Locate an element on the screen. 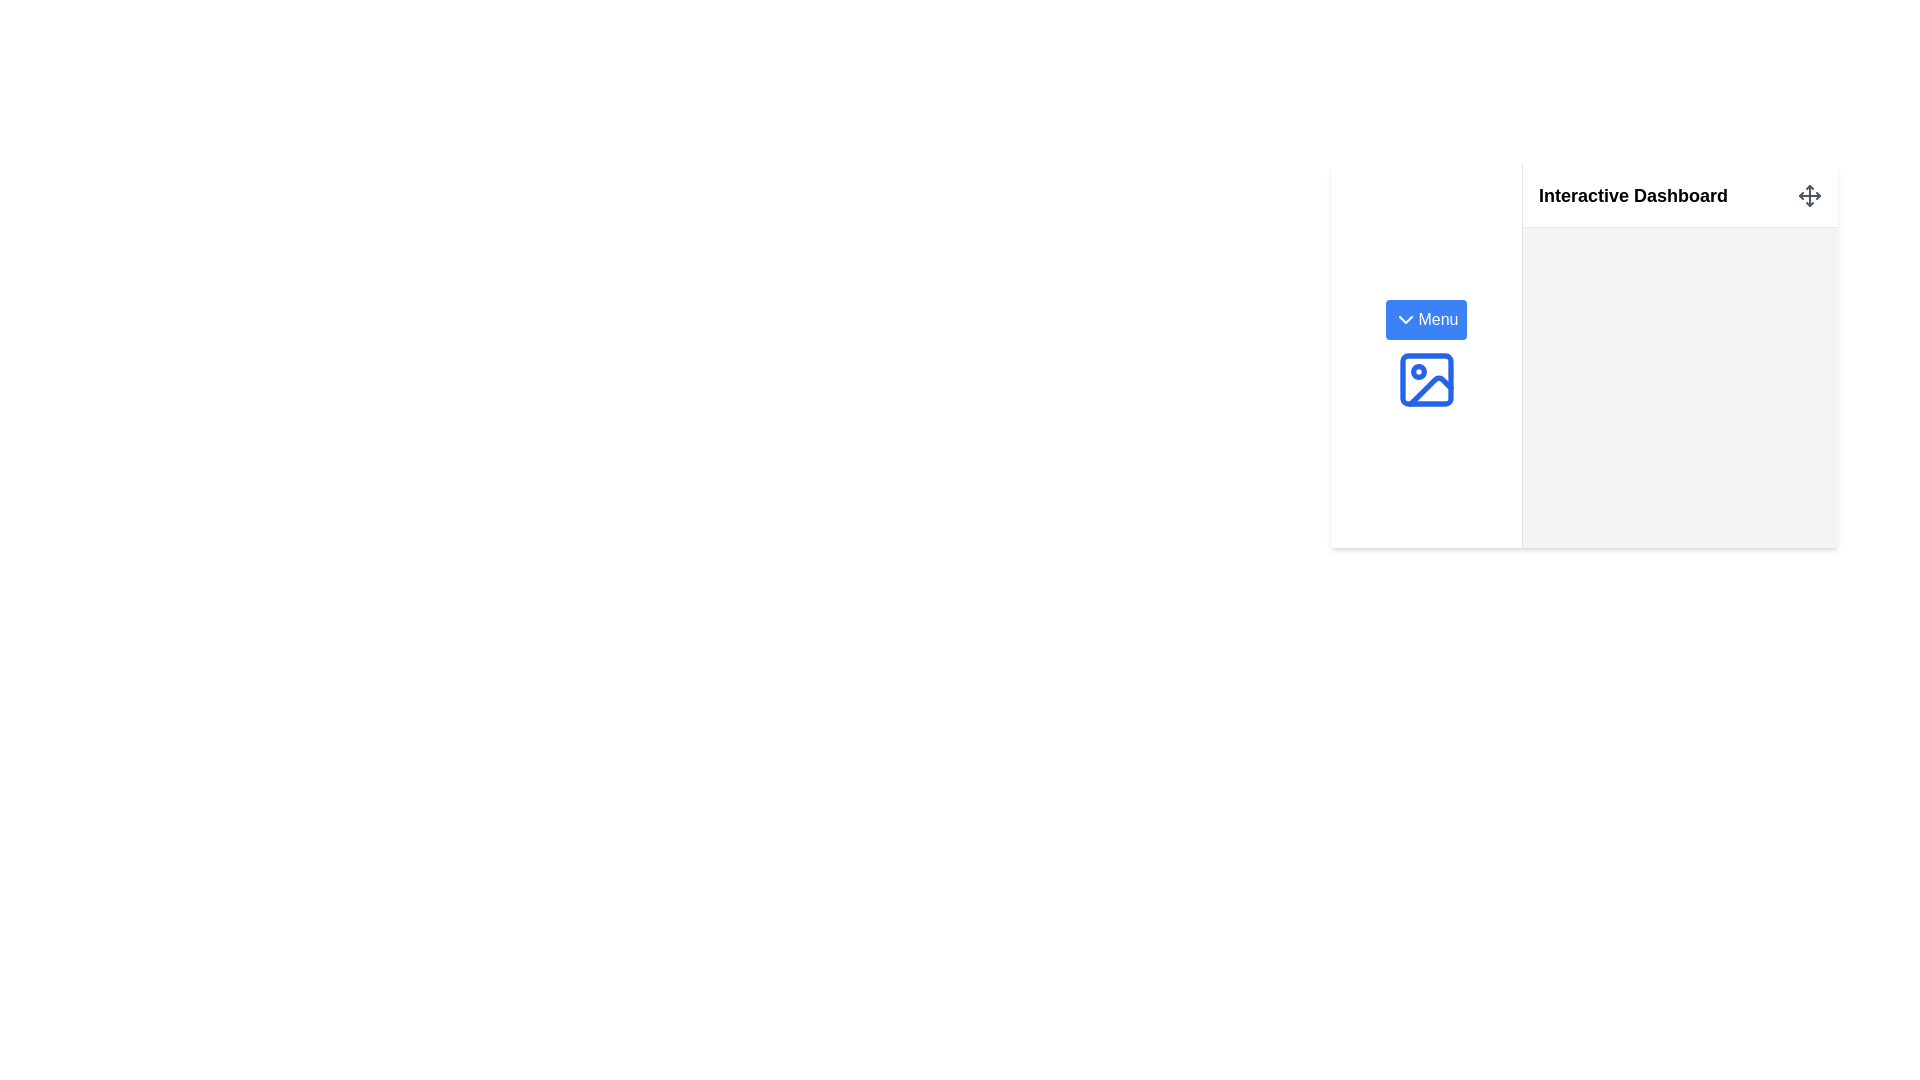  the blue icon with a mountain and sun symbol, representing an image or gallery, located below the Menu button in the interface is located at coordinates (1425, 380).